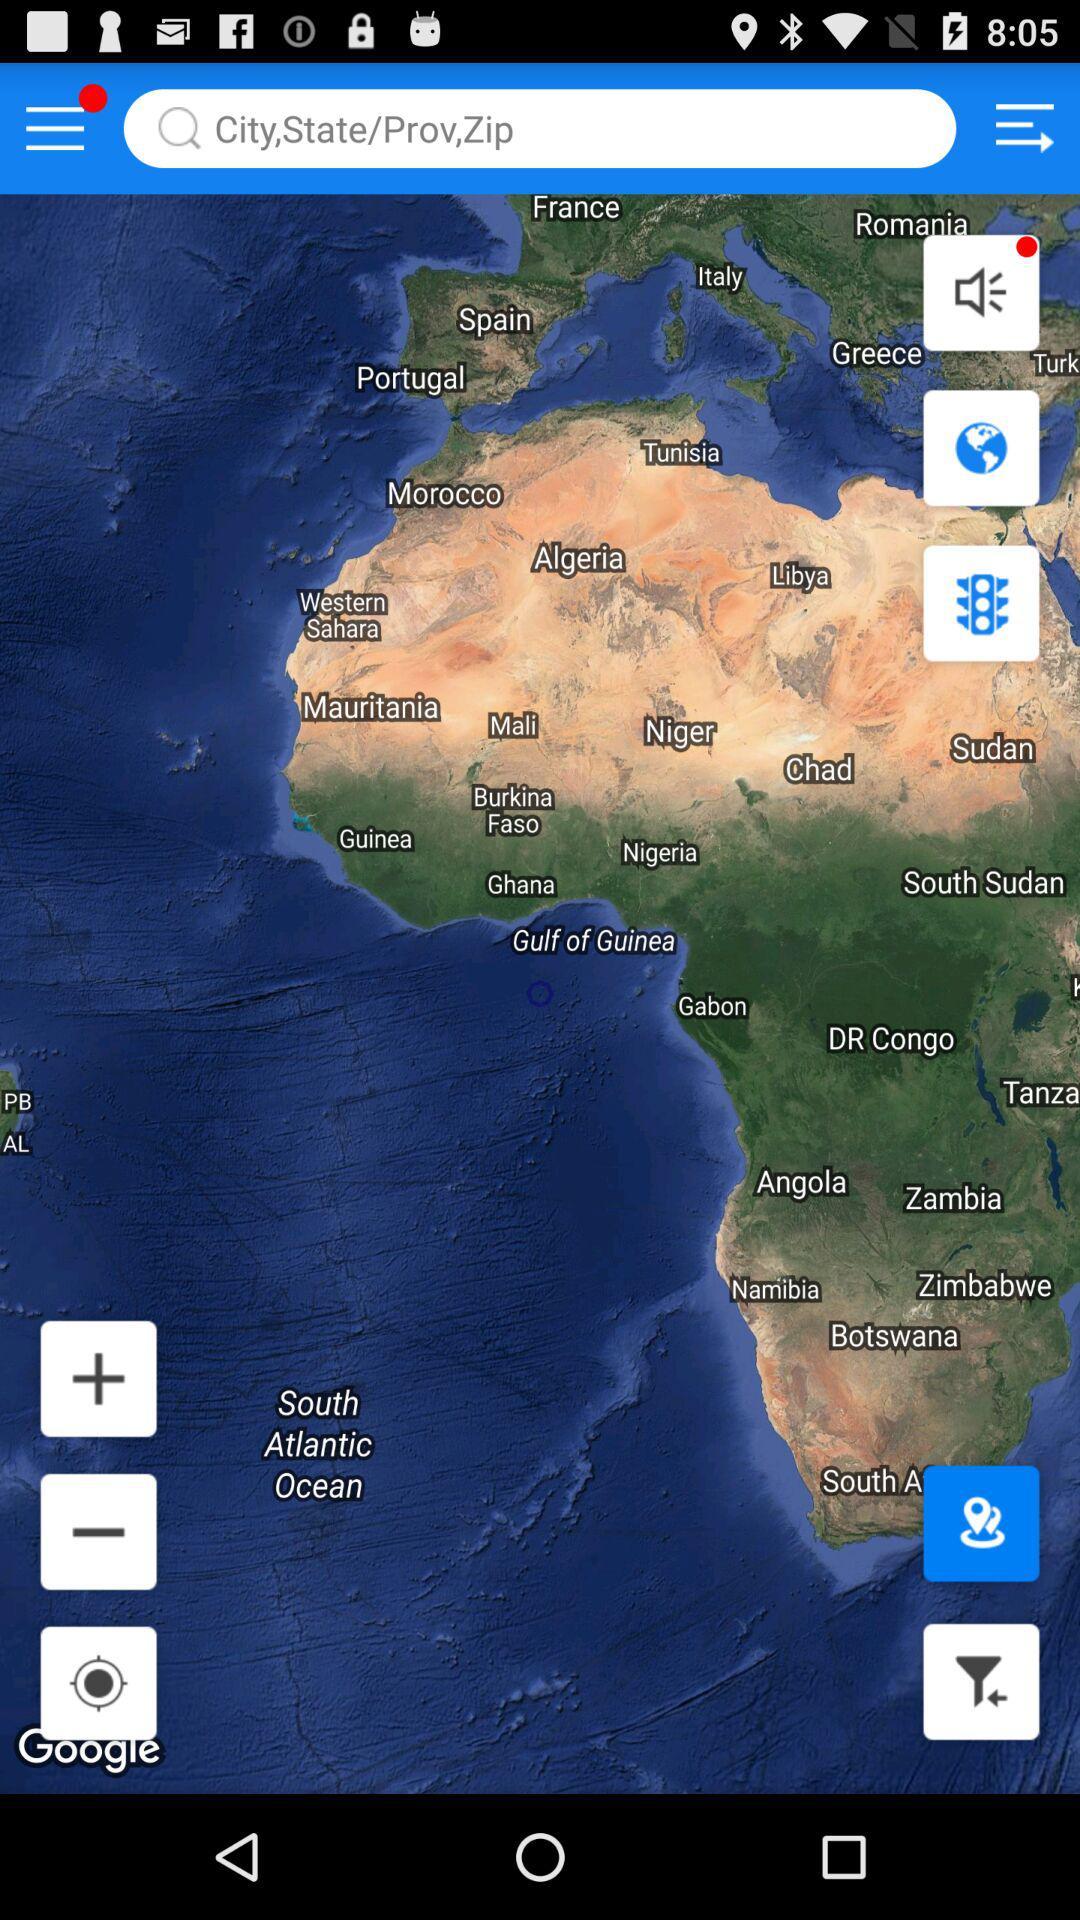 Image resolution: width=1080 pixels, height=1920 pixels. What do you see at coordinates (980, 291) in the screenshot?
I see `sound adjust option` at bounding box center [980, 291].